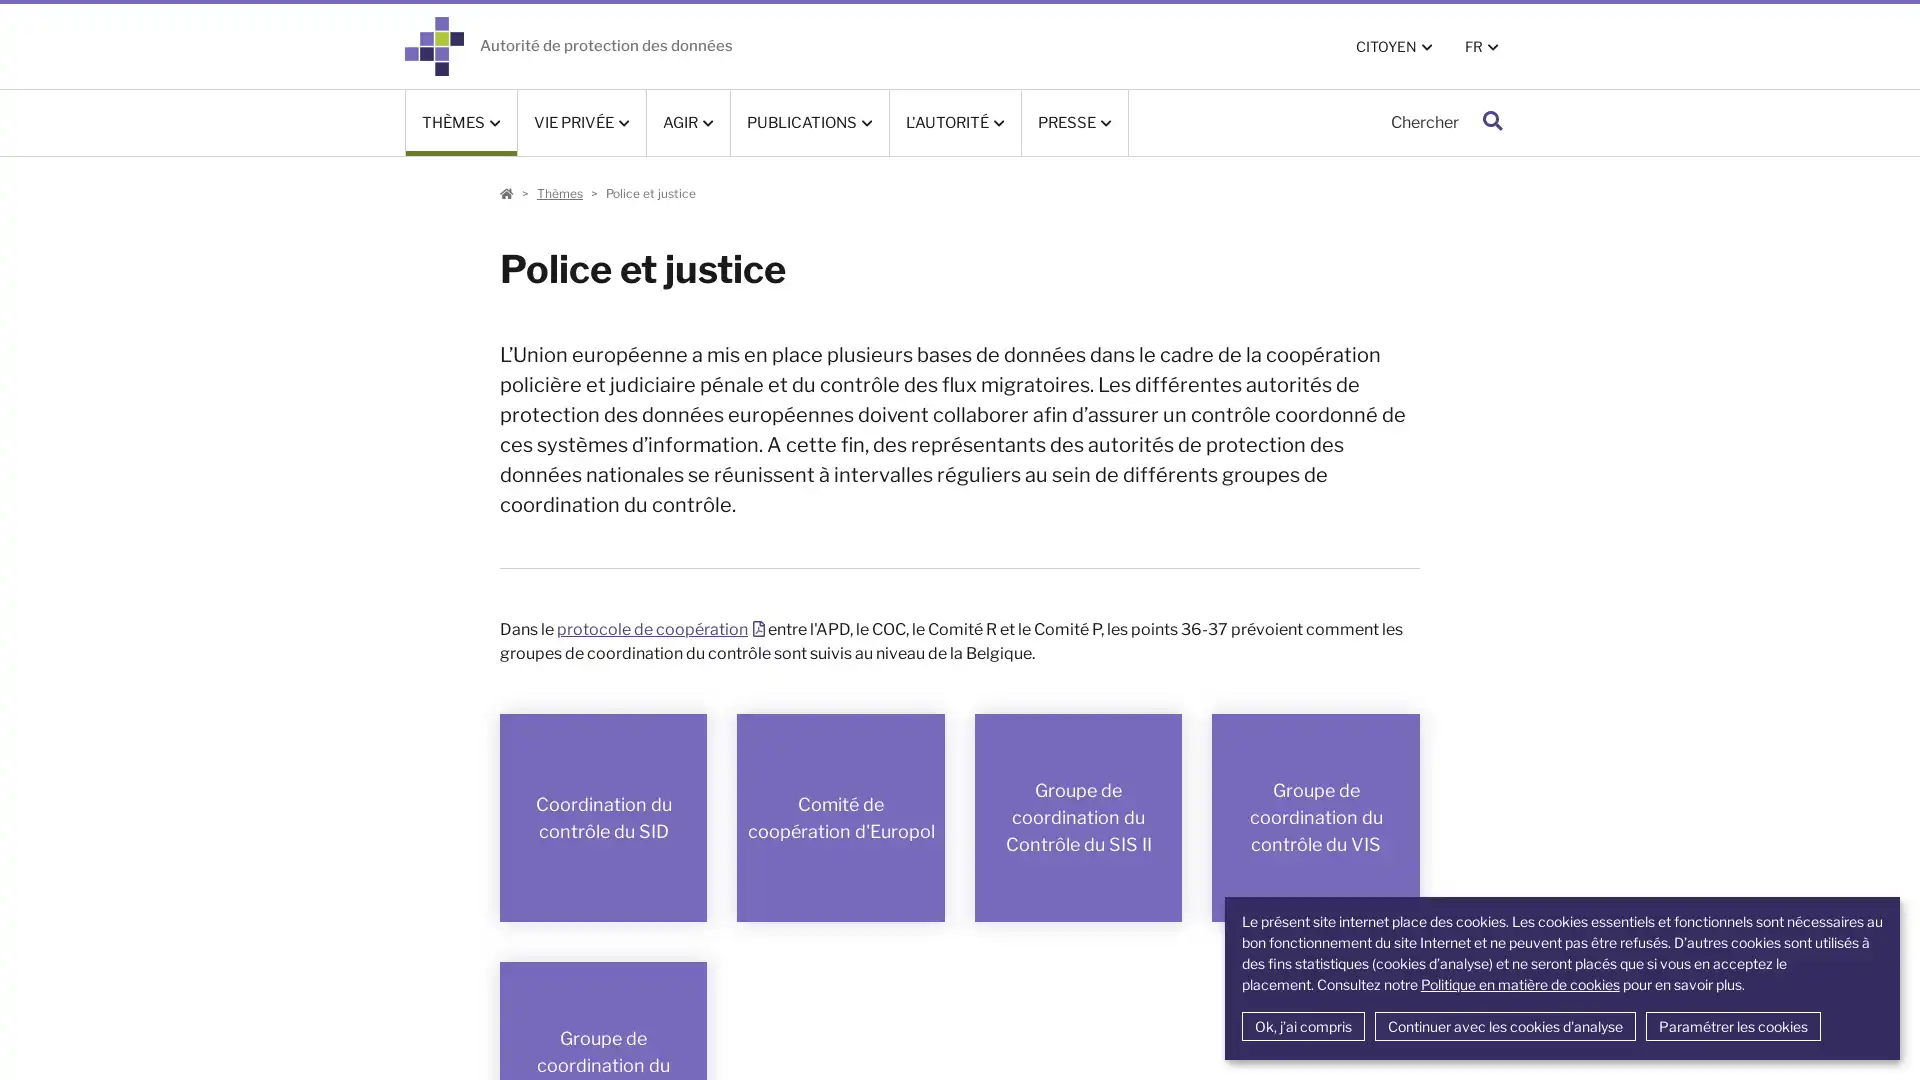 The image size is (1920, 1080). What do you see at coordinates (1492, 122) in the screenshot?
I see `Rechercher` at bounding box center [1492, 122].